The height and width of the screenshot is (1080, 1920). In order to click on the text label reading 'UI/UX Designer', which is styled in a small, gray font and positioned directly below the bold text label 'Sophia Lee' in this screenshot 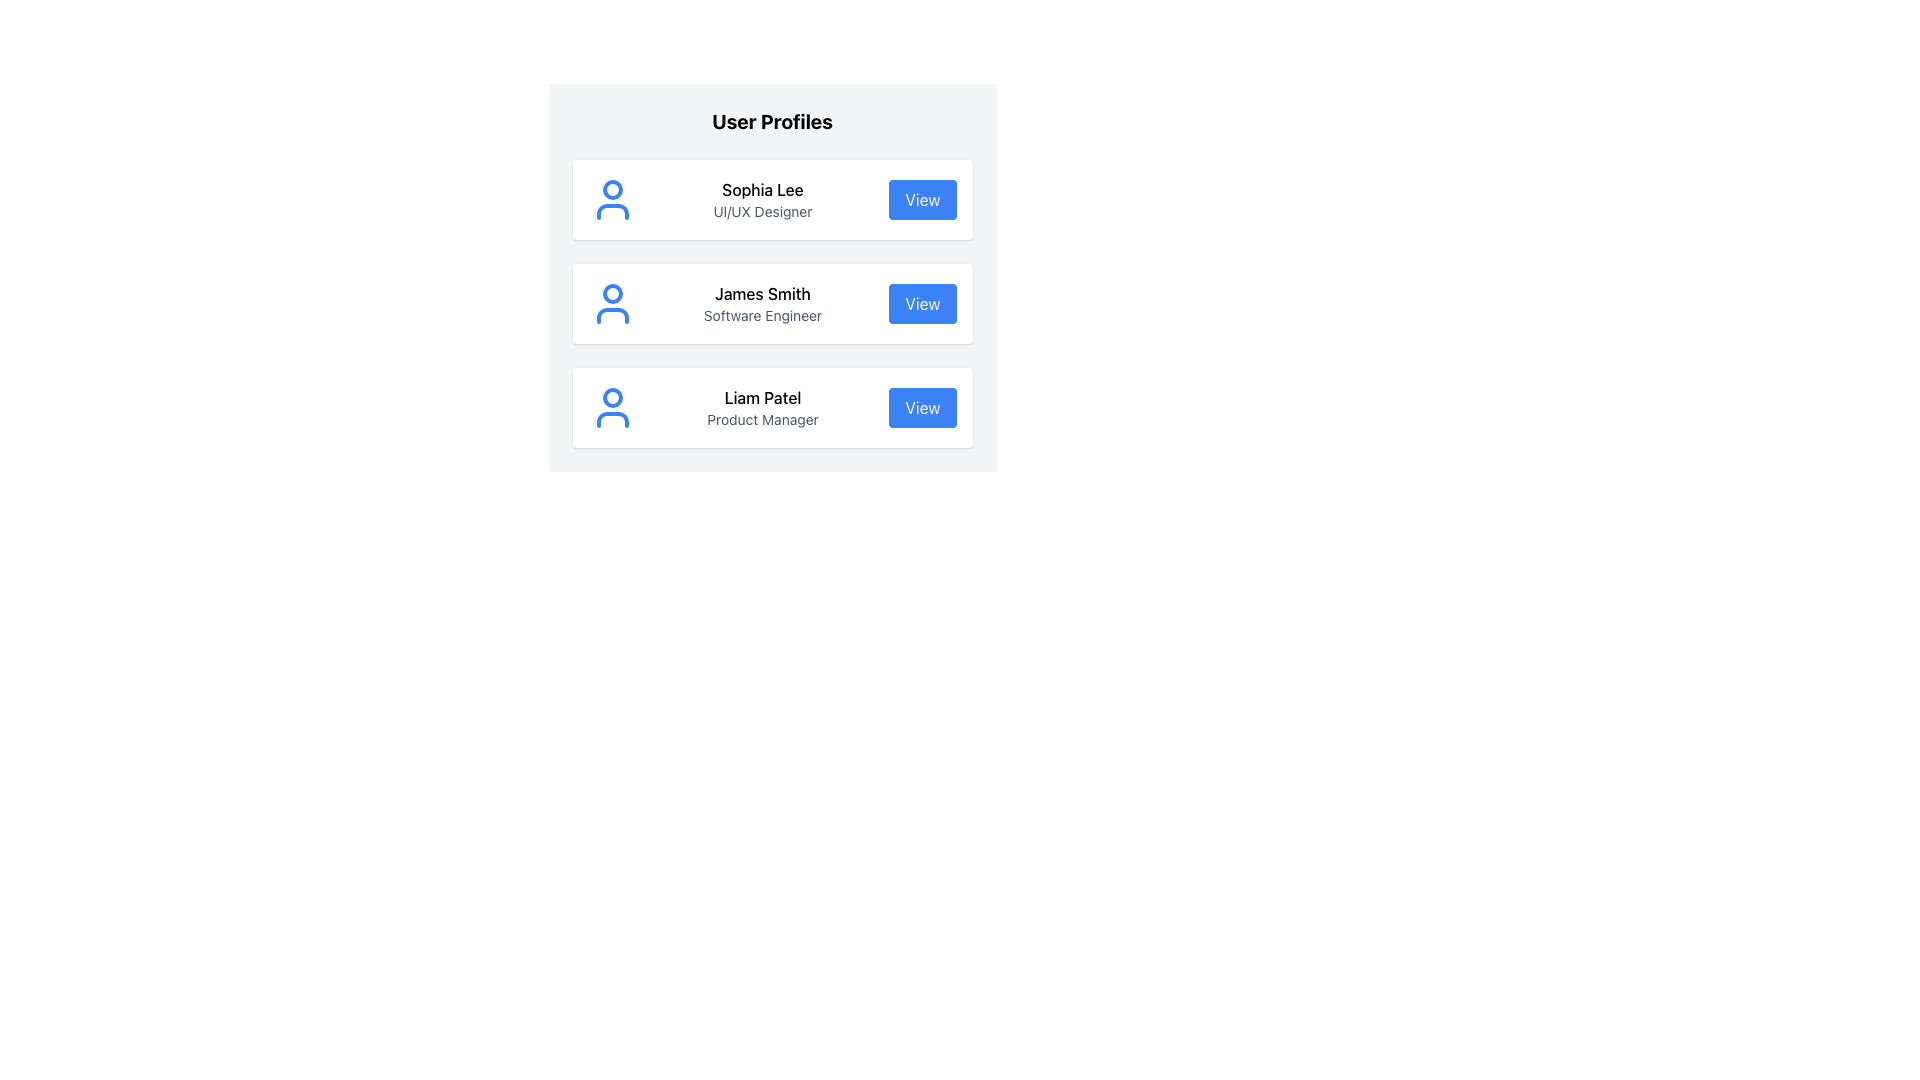, I will do `click(762, 212)`.